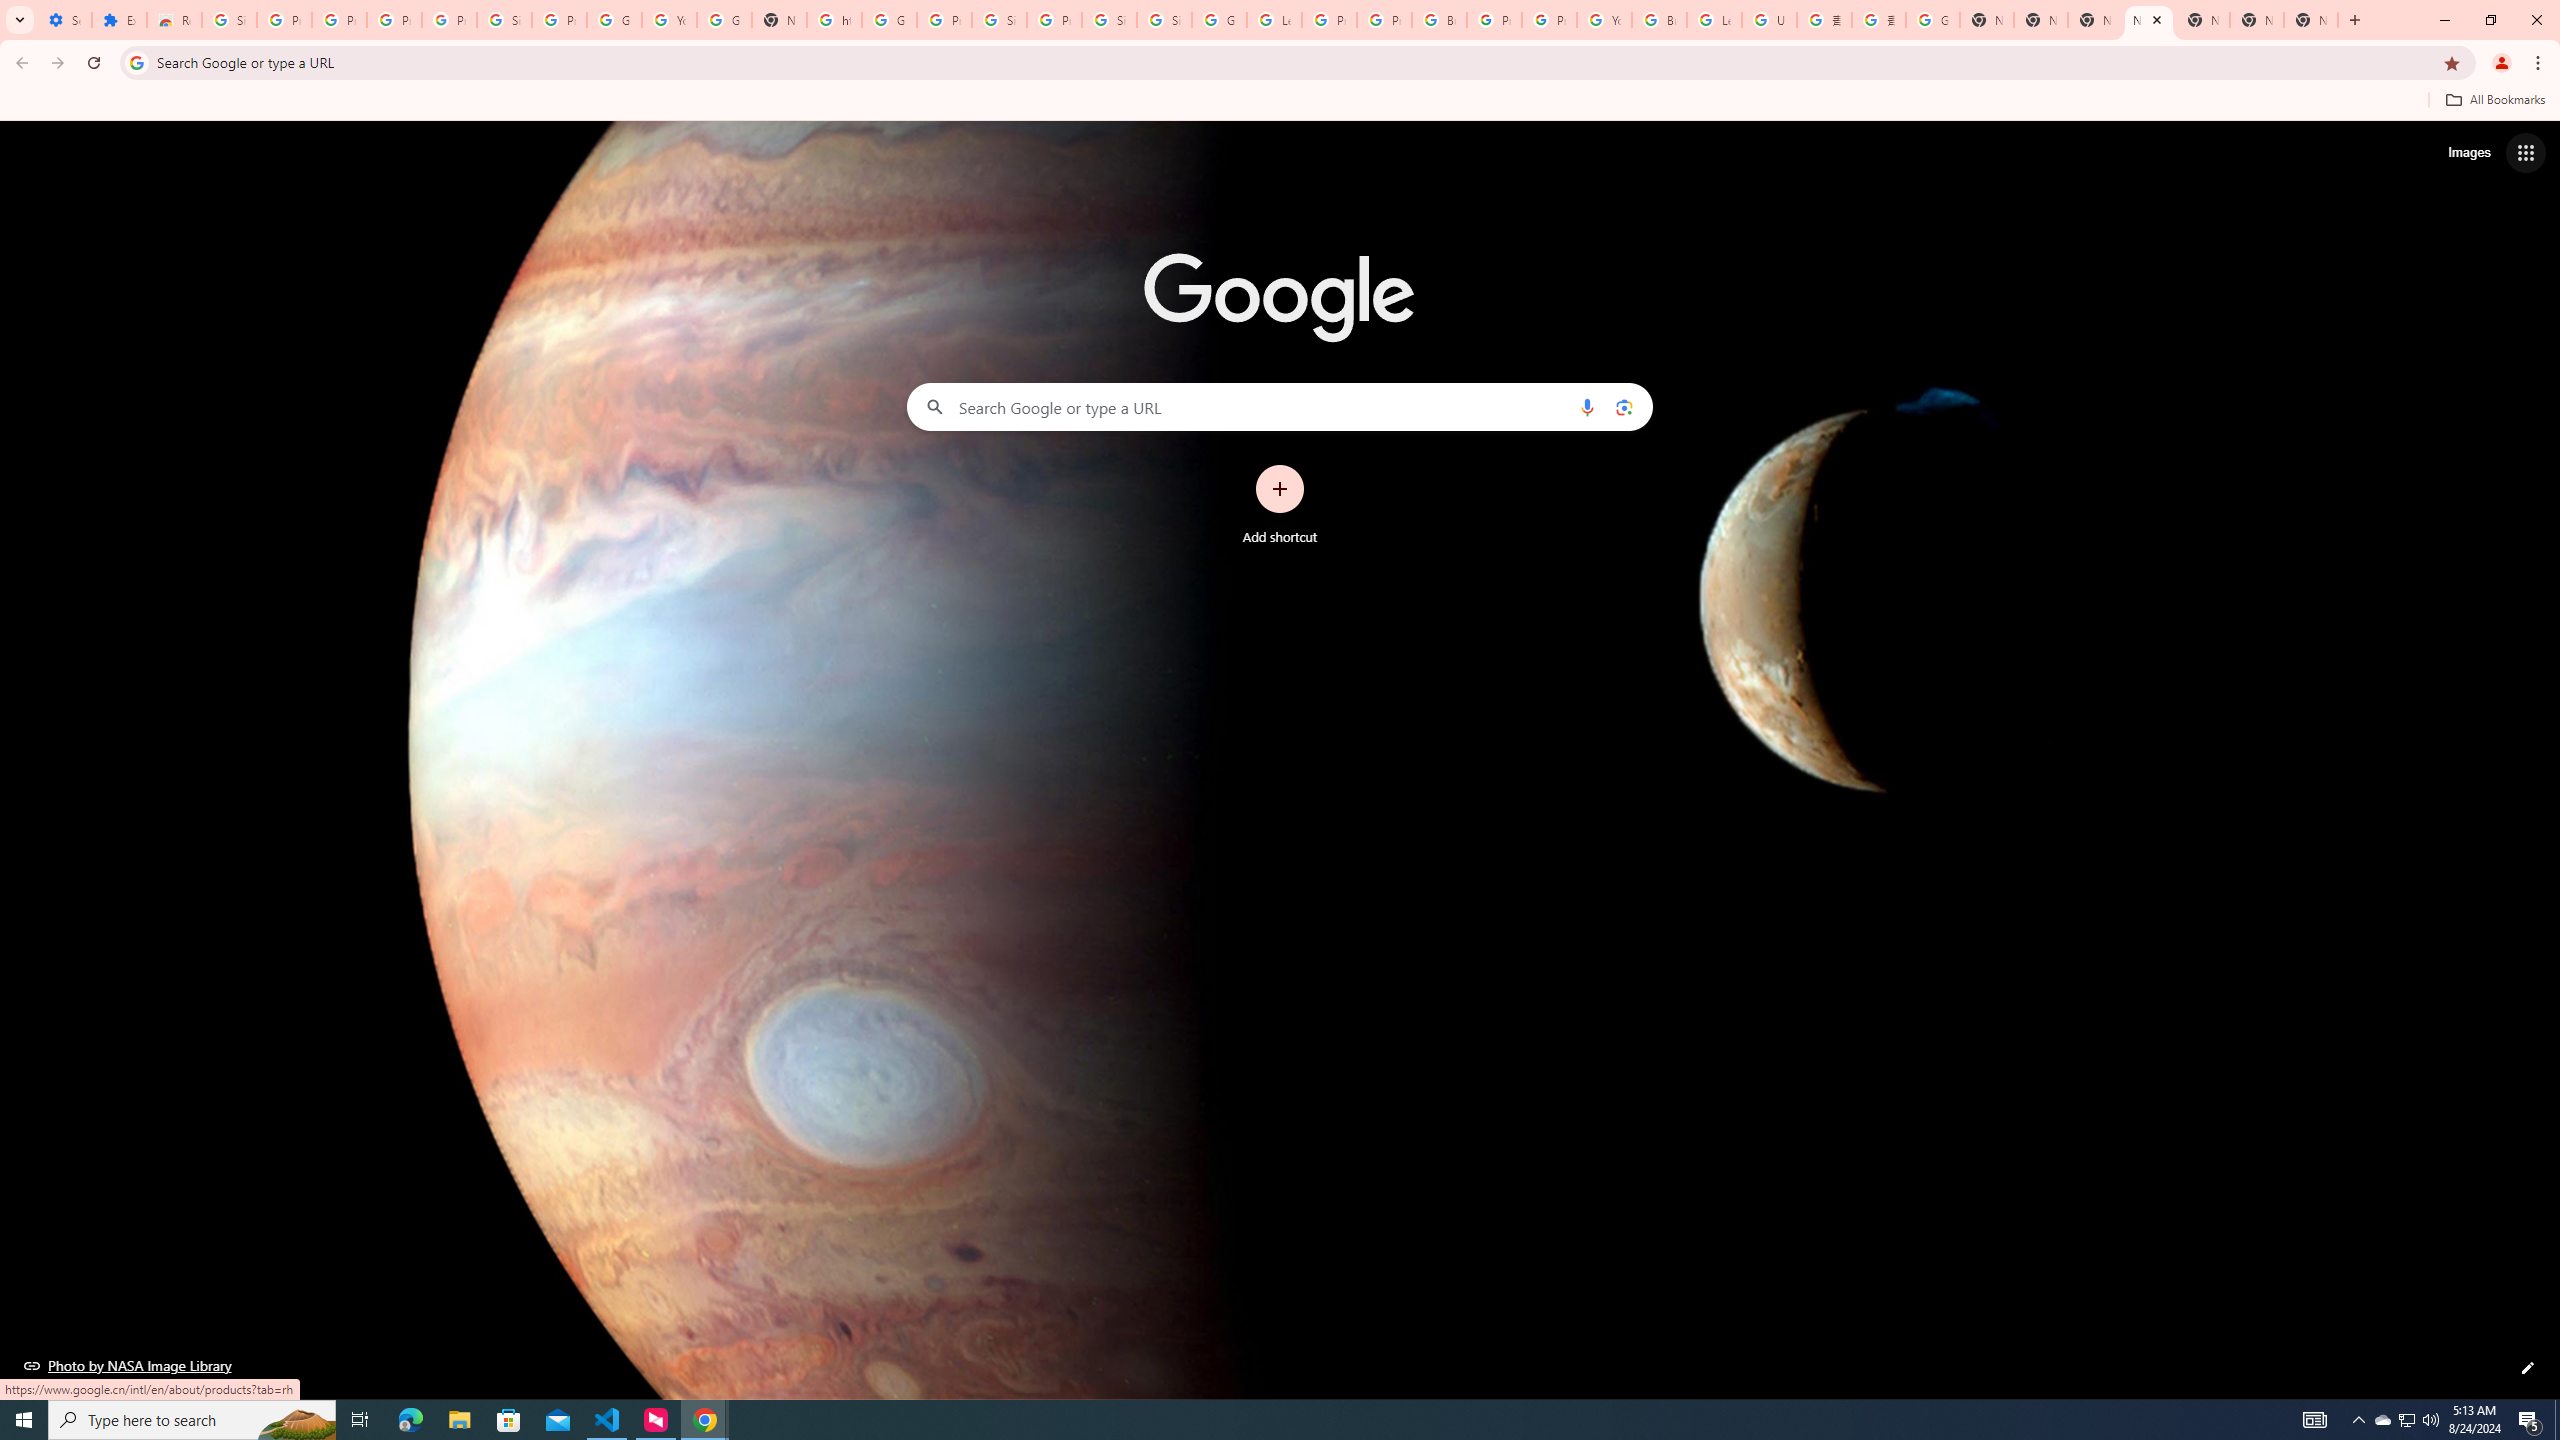 This screenshot has width=2560, height=1440. What do you see at coordinates (613, 19) in the screenshot?
I see `'Google Account'` at bounding box center [613, 19].